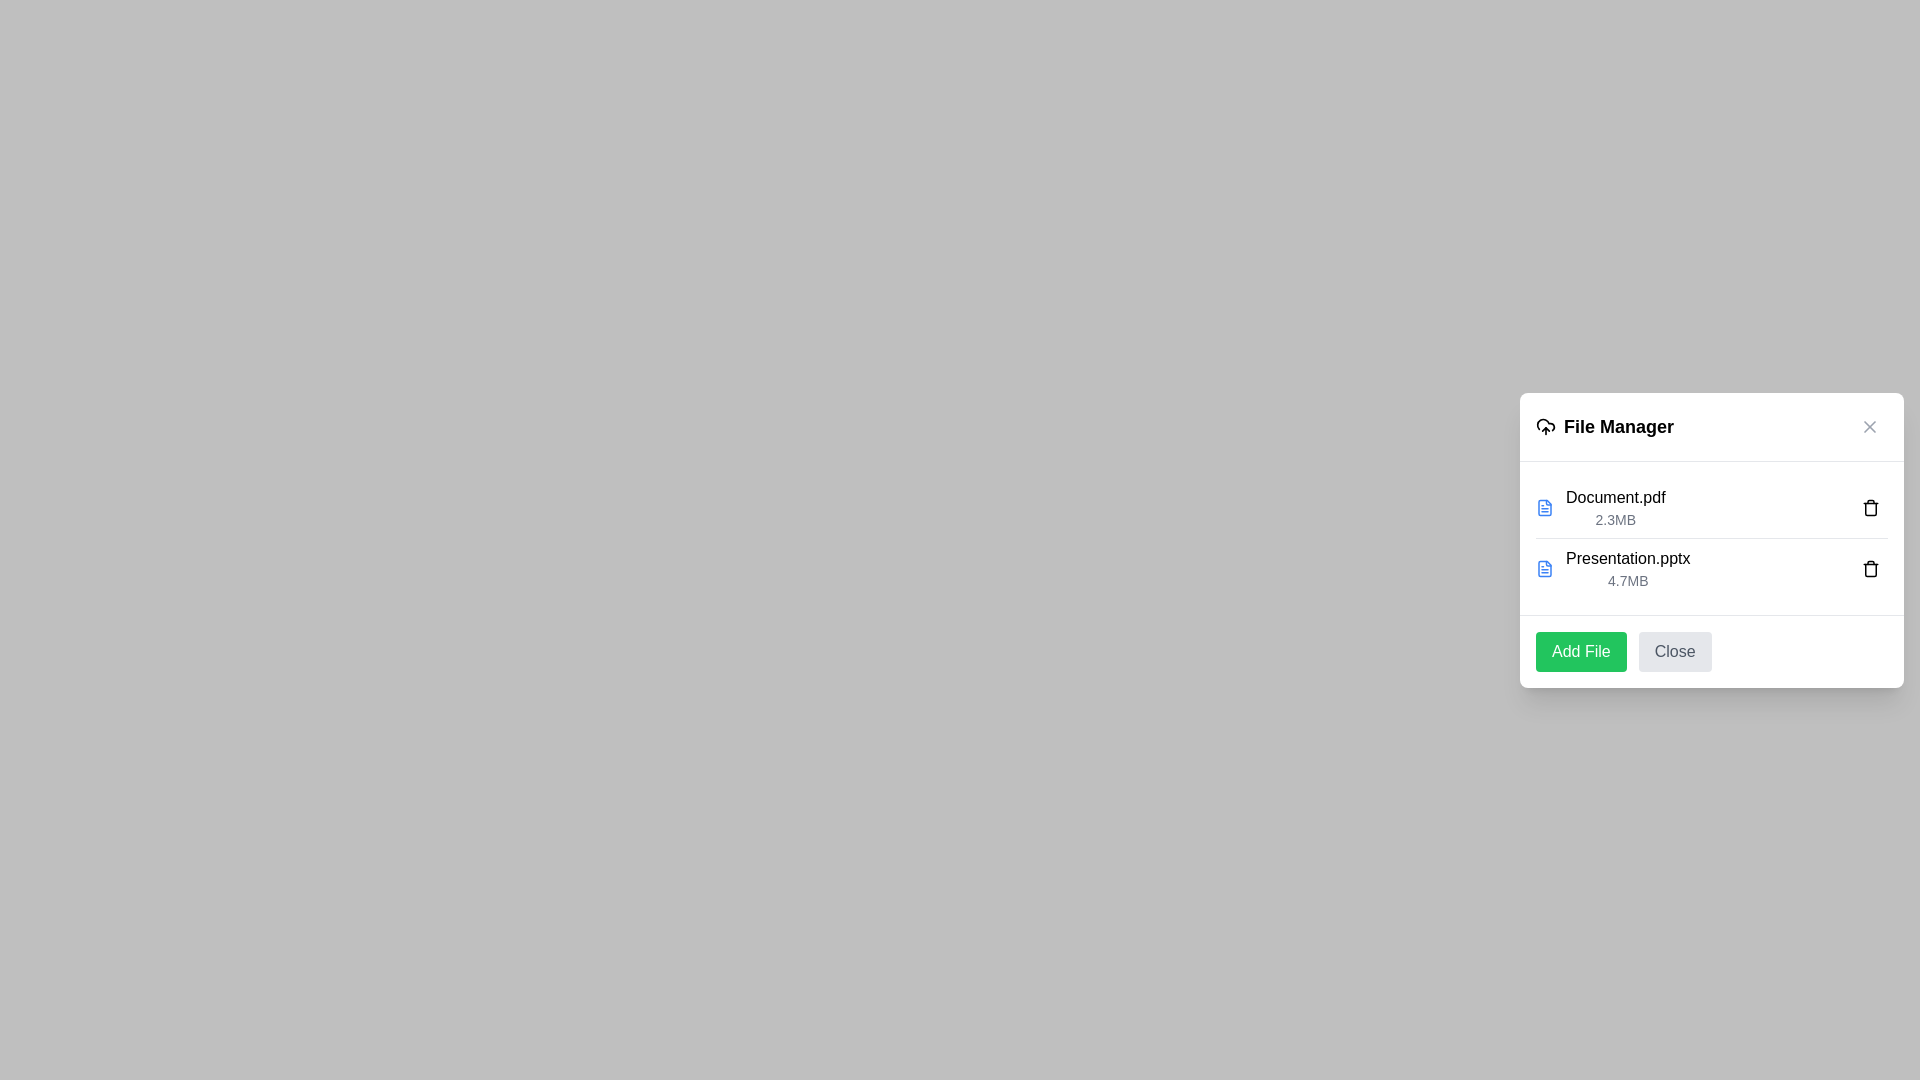 The width and height of the screenshot is (1920, 1080). I want to click on the PDF document icon located to the left of the text labeled 'Document.pdf 2.3MB' in the file management interface, so click(1544, 505).